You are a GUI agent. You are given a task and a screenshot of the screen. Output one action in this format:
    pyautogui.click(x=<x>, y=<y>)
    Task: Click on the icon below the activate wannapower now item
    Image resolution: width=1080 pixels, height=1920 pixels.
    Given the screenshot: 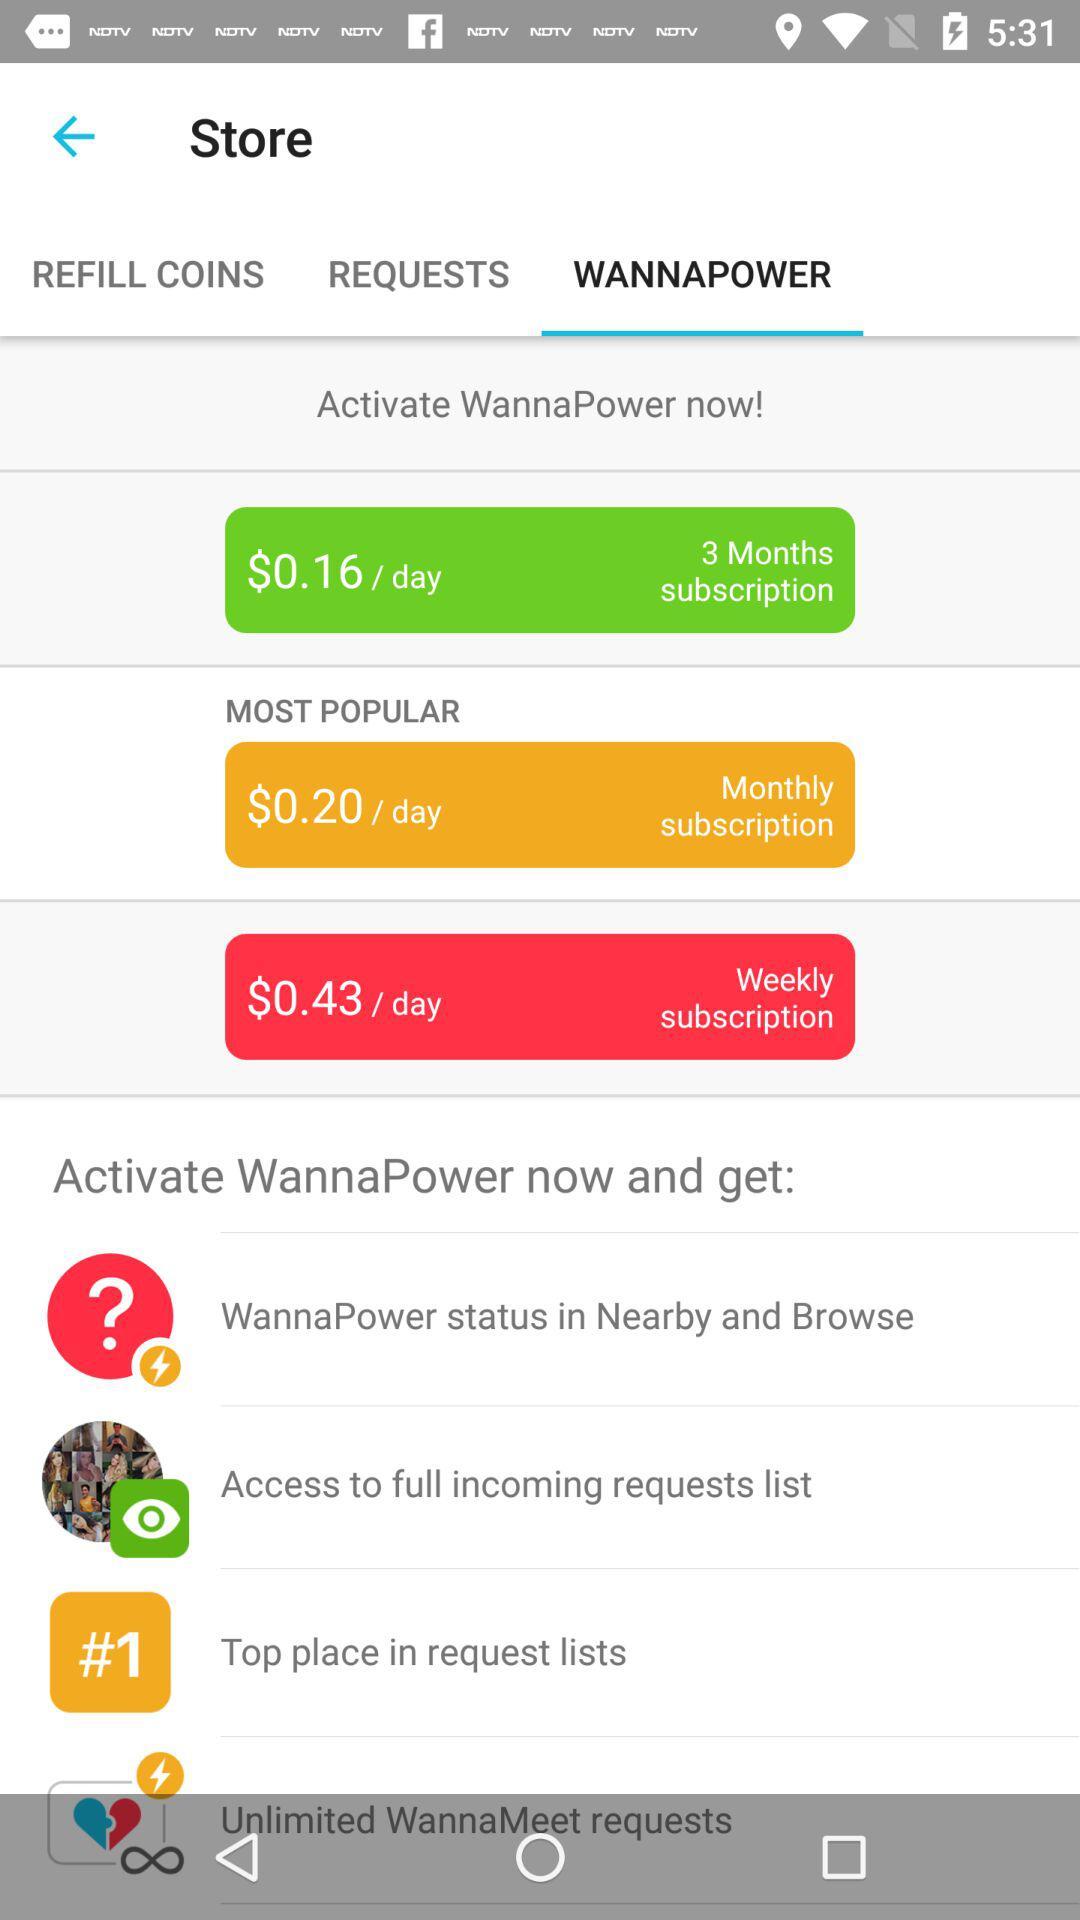 What is the action you would take?
    pyautogui.click(x=110, y=1316)
    